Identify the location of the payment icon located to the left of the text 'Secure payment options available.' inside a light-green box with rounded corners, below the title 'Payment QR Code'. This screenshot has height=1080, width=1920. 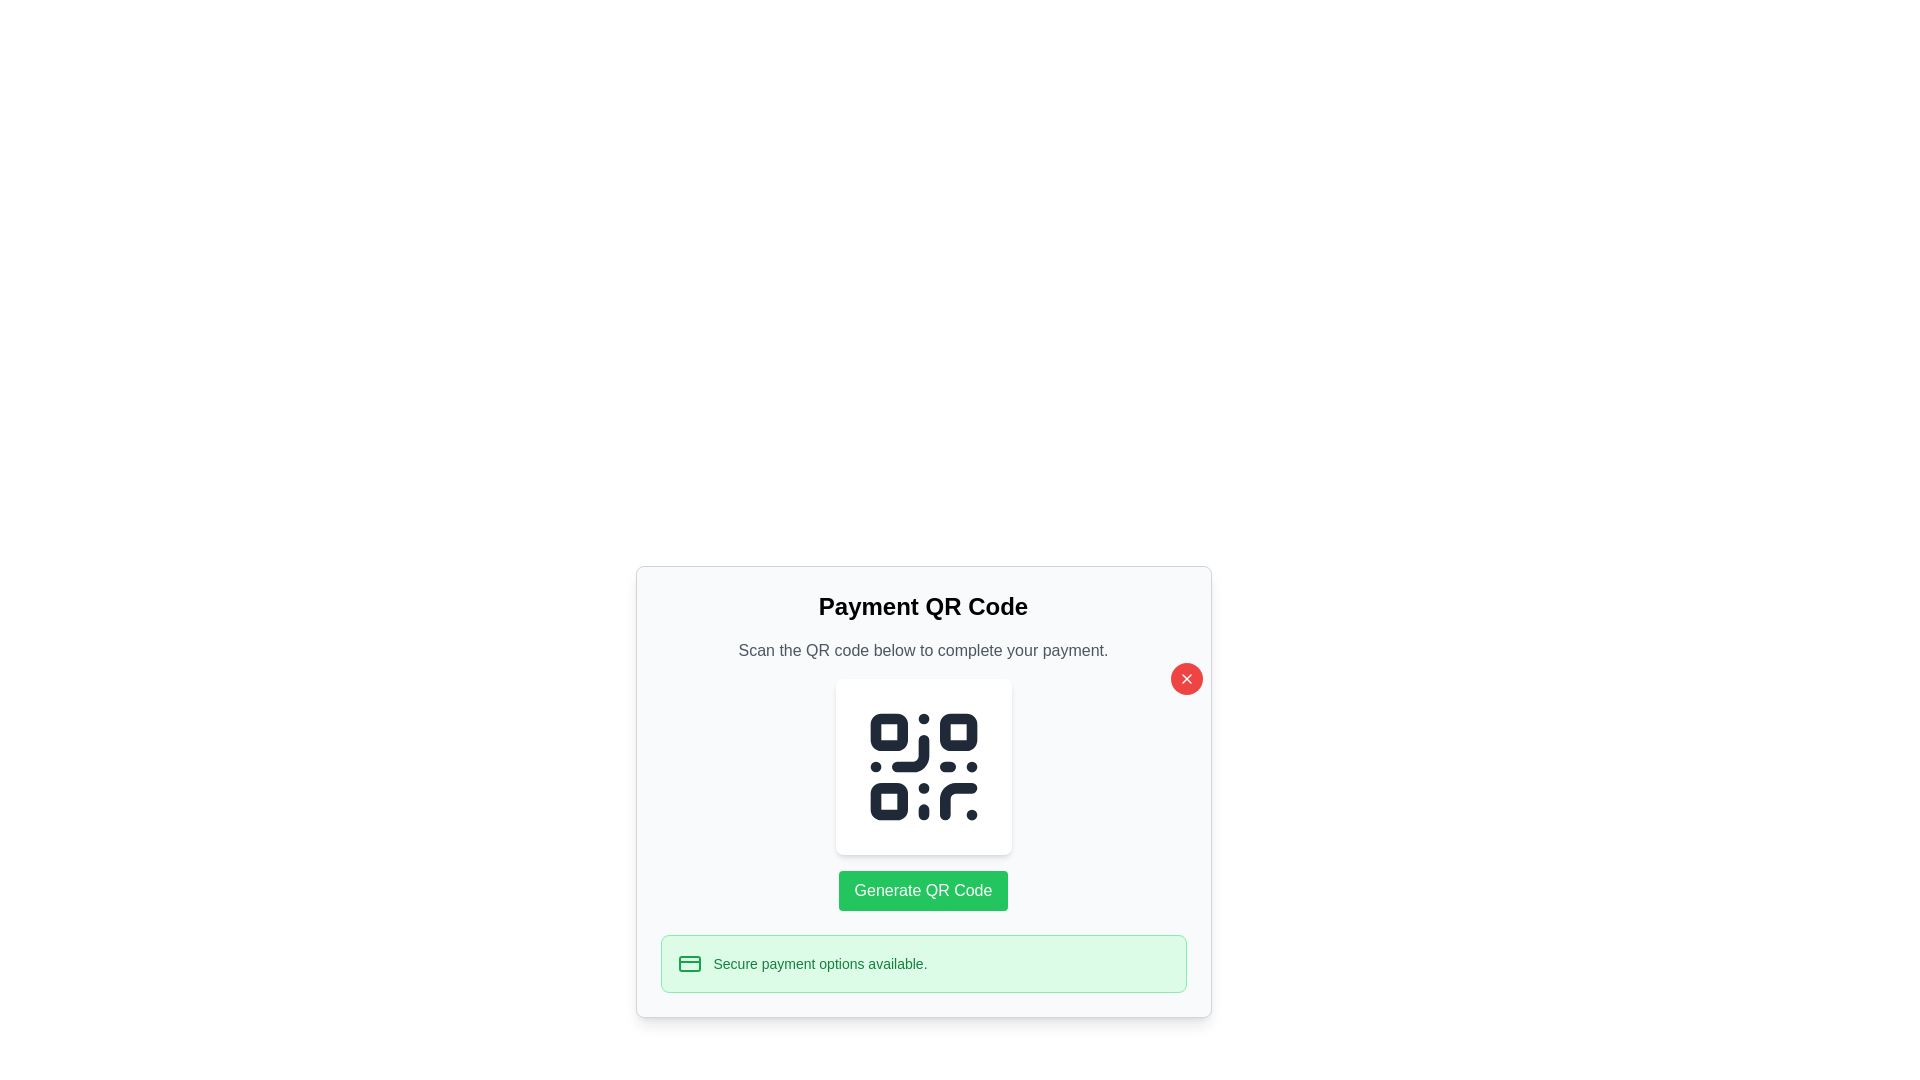
(689, 963).